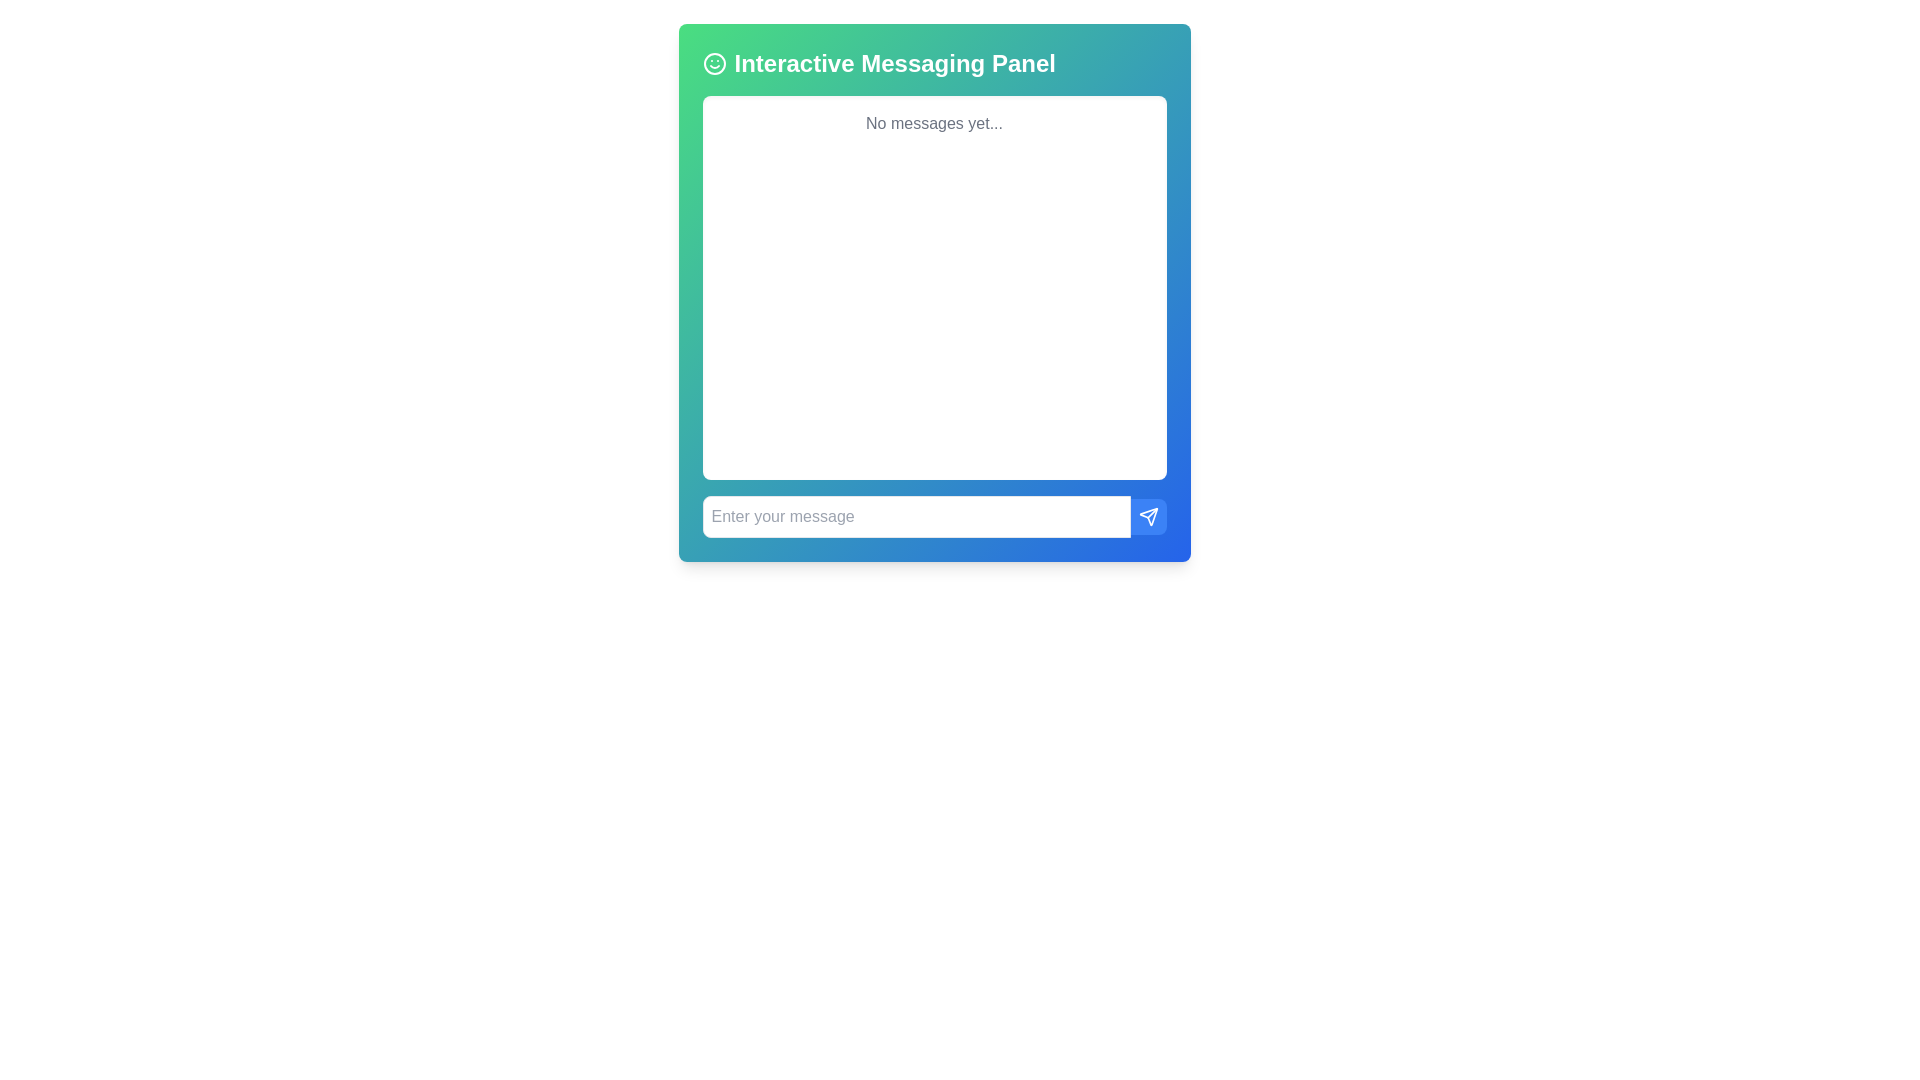 Image resolution: width=1920 pixels, height=1080 pixels. I want to click on the cheerful icon SVG element located near the top-left corner of the messaging panel, adjacent to the title text 'Interactive Messaging Panel', so click(714, 63).